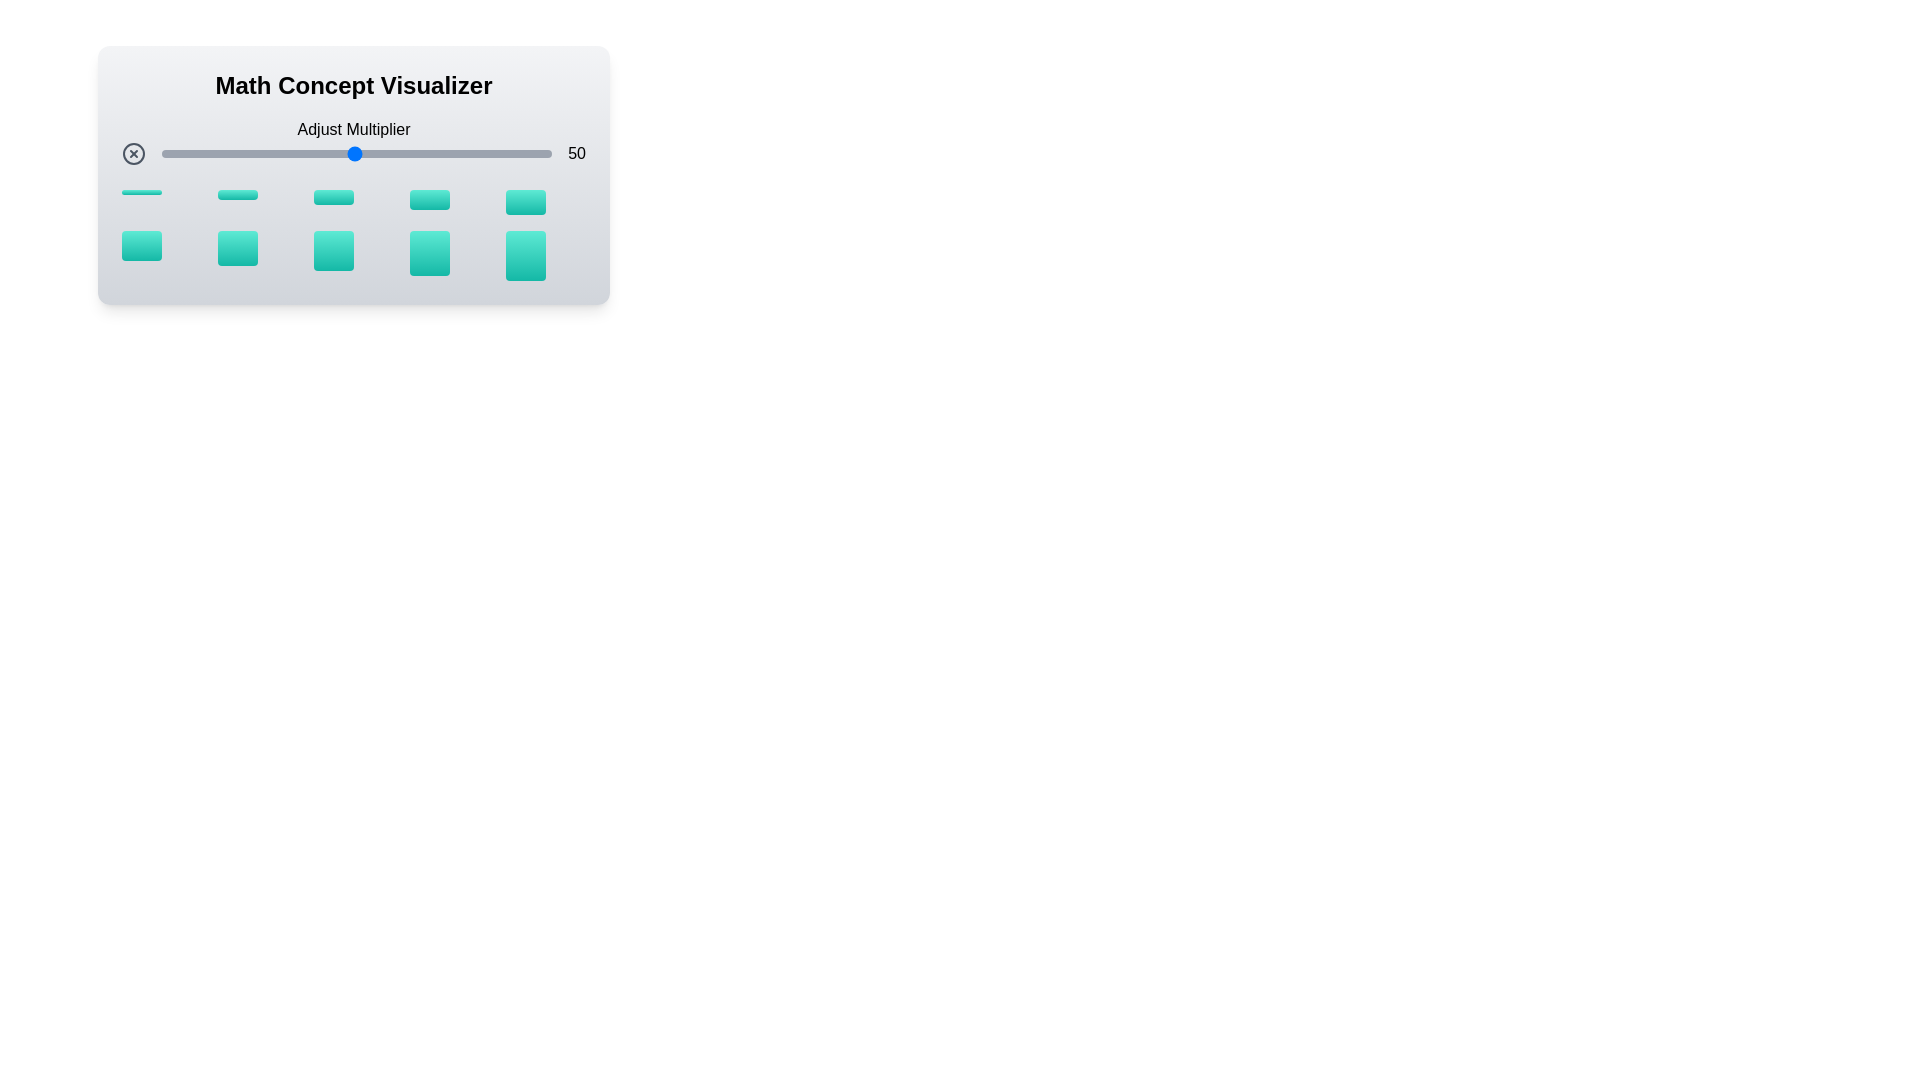 The image size is (1920, 1080). Describe the element at coordinates (390, 153) in the screenshot. I see `the multiplier to 59 by adjusting the slider` at that location.